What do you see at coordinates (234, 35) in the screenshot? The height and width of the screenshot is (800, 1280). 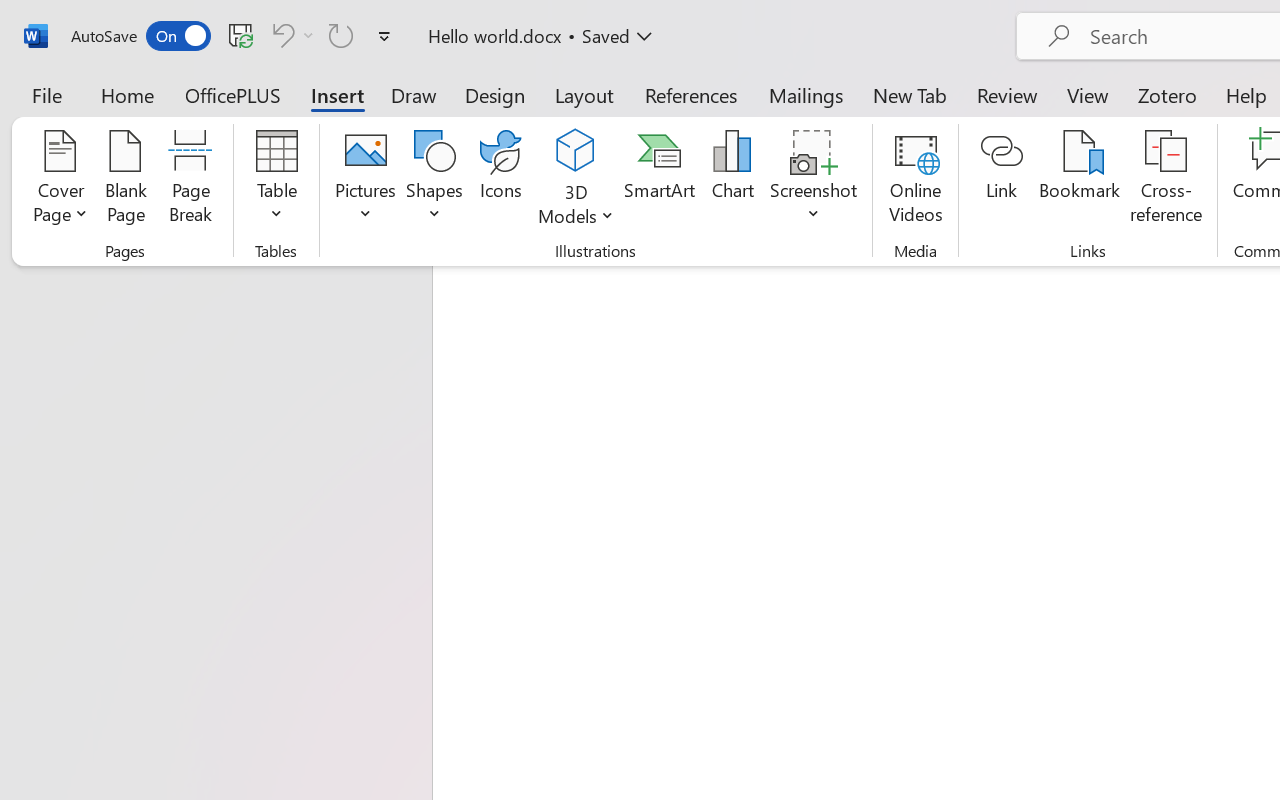 I see `'Quick Access Toolbar'` at bounding box center [234, 35].